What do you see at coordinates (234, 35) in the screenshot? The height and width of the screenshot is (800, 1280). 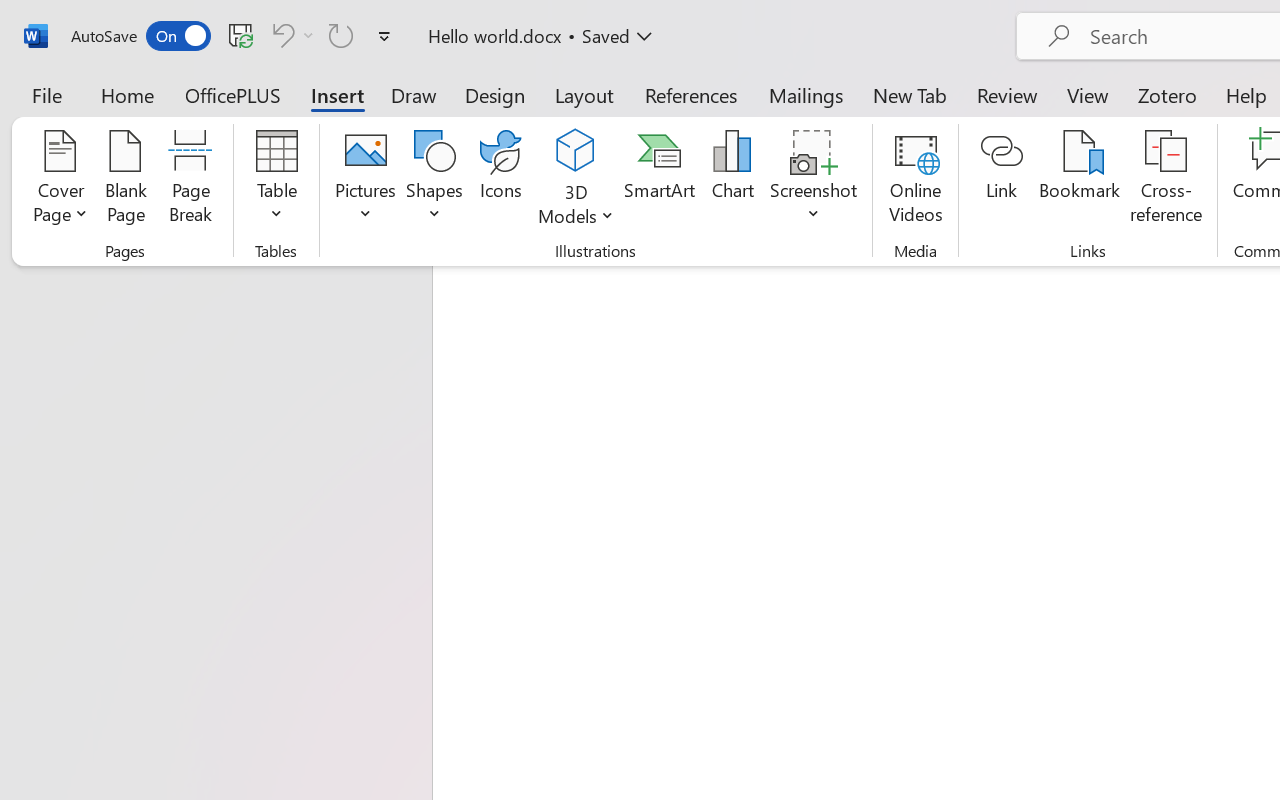 I see `'Quick Access Toolbar'` at bounding box center [234, 35].